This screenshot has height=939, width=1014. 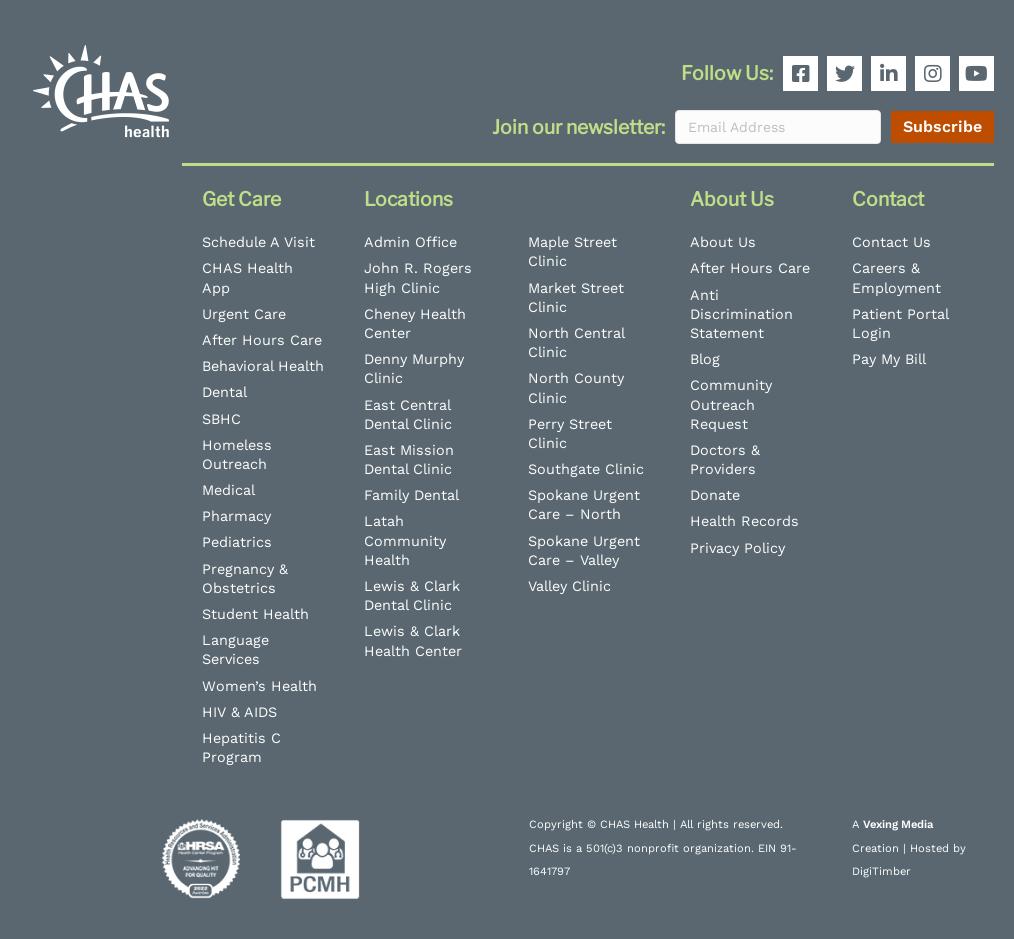 I want to click on 'Behavioral Health', so click(x=200, y=366).